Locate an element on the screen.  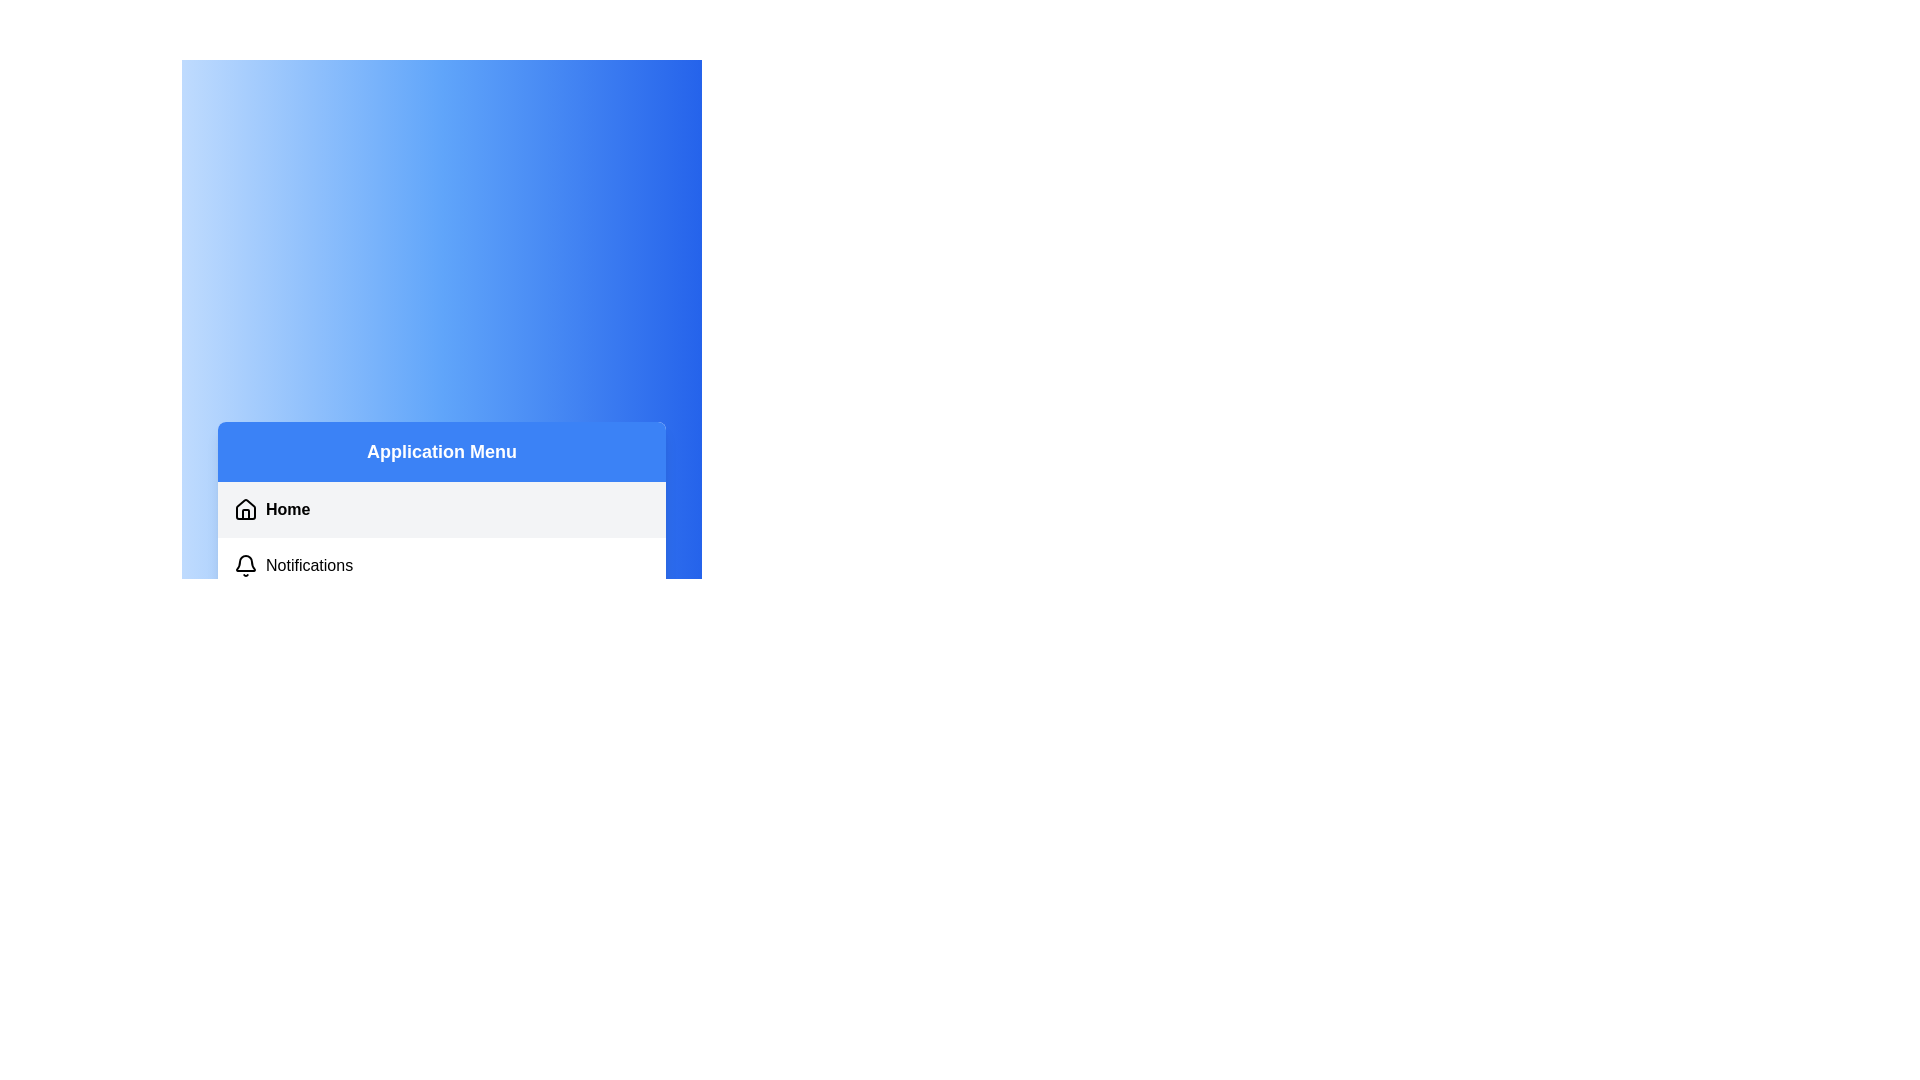
the menu item Home is located at coordinates (440, 508).